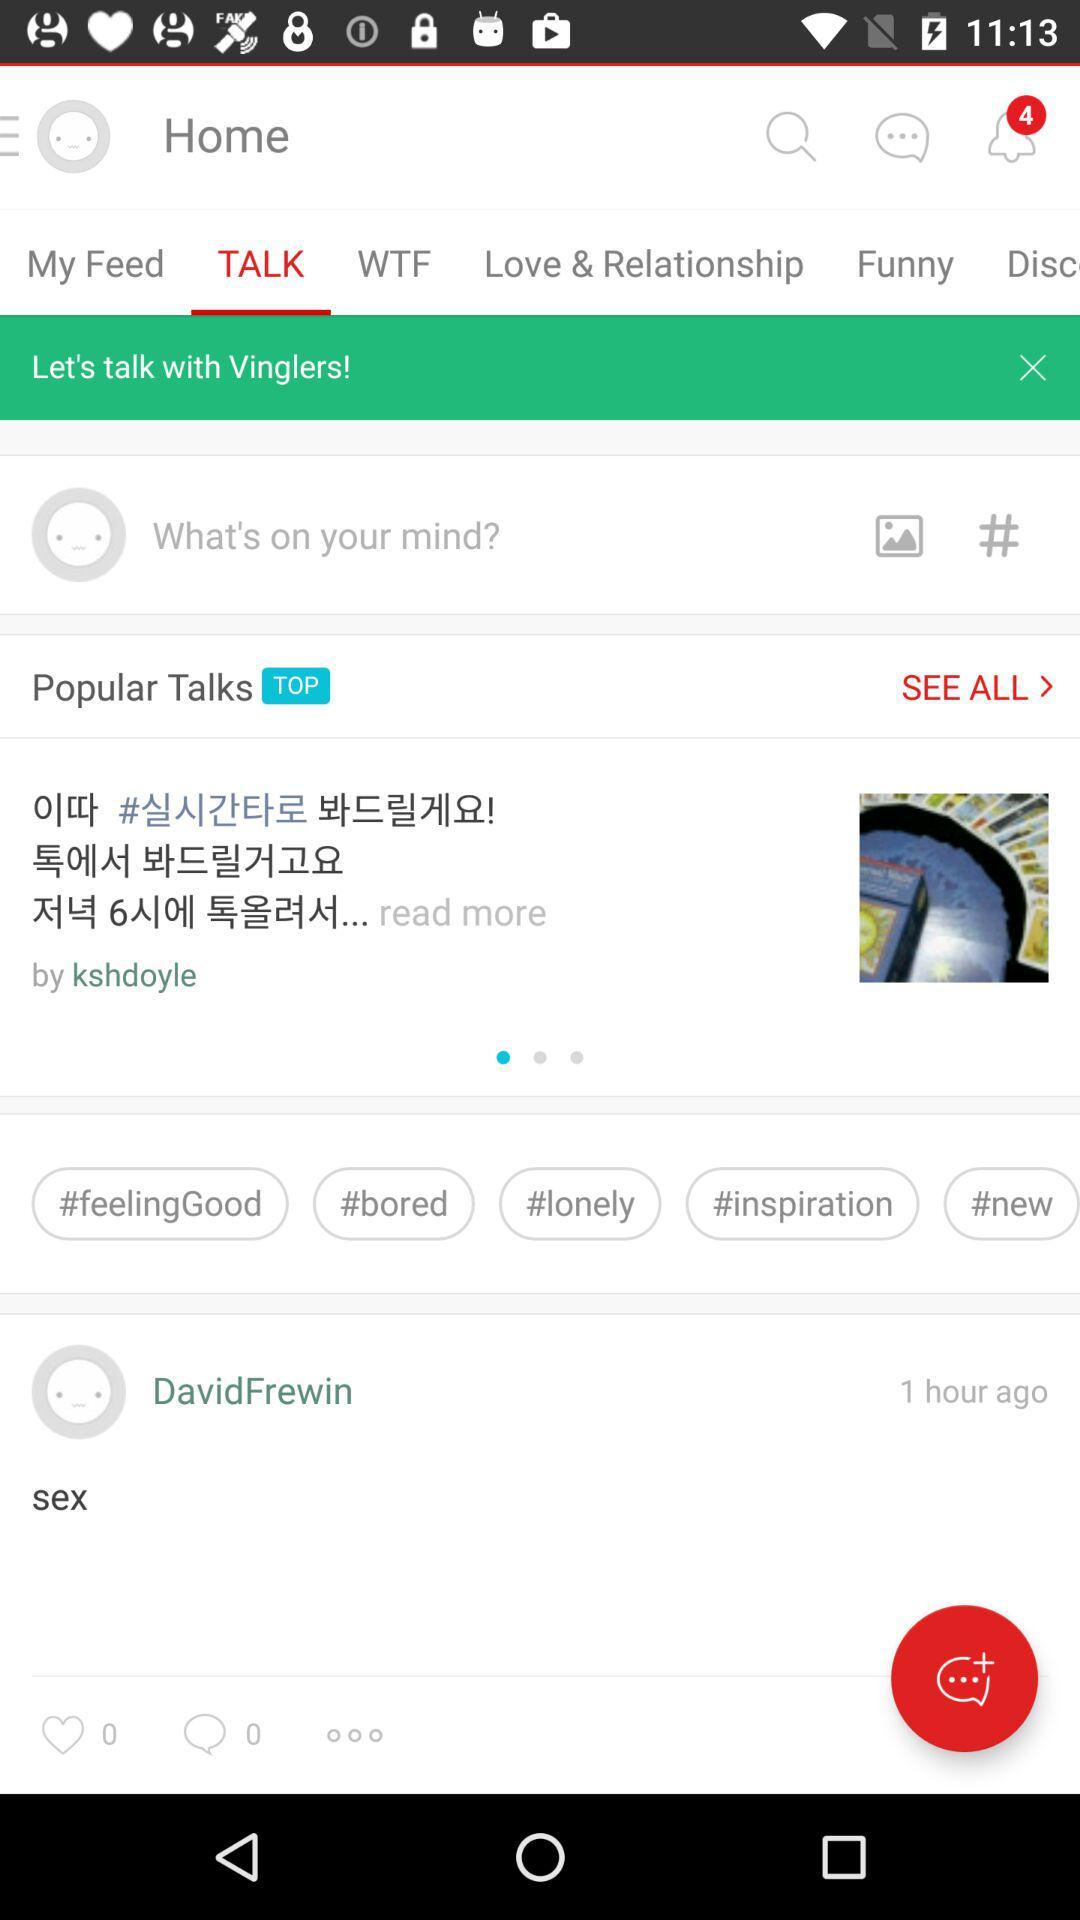 The height and width of the screenshot is (1920, 1080). I want to click on search button, so click(789, 135).